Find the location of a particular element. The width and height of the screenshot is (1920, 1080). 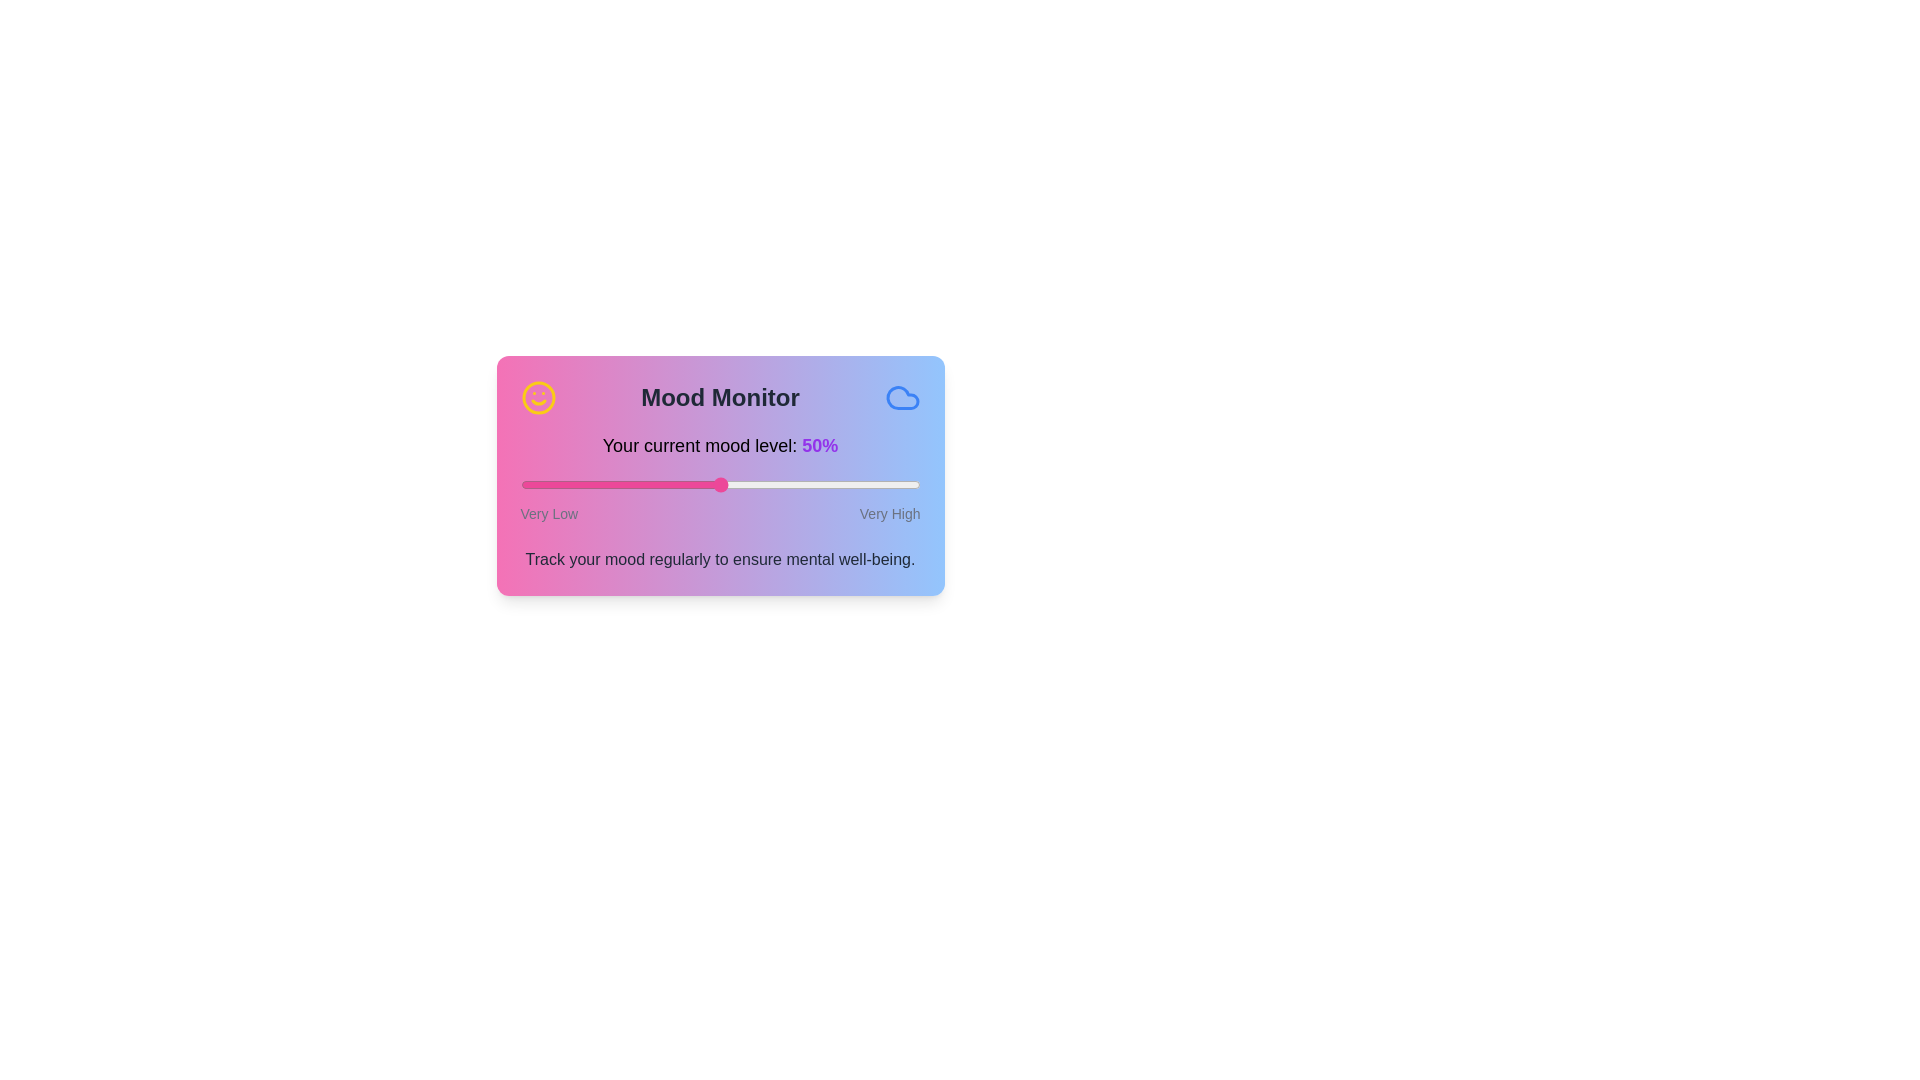

the slider to inspect its range and position is located at coordinates (720, 485).